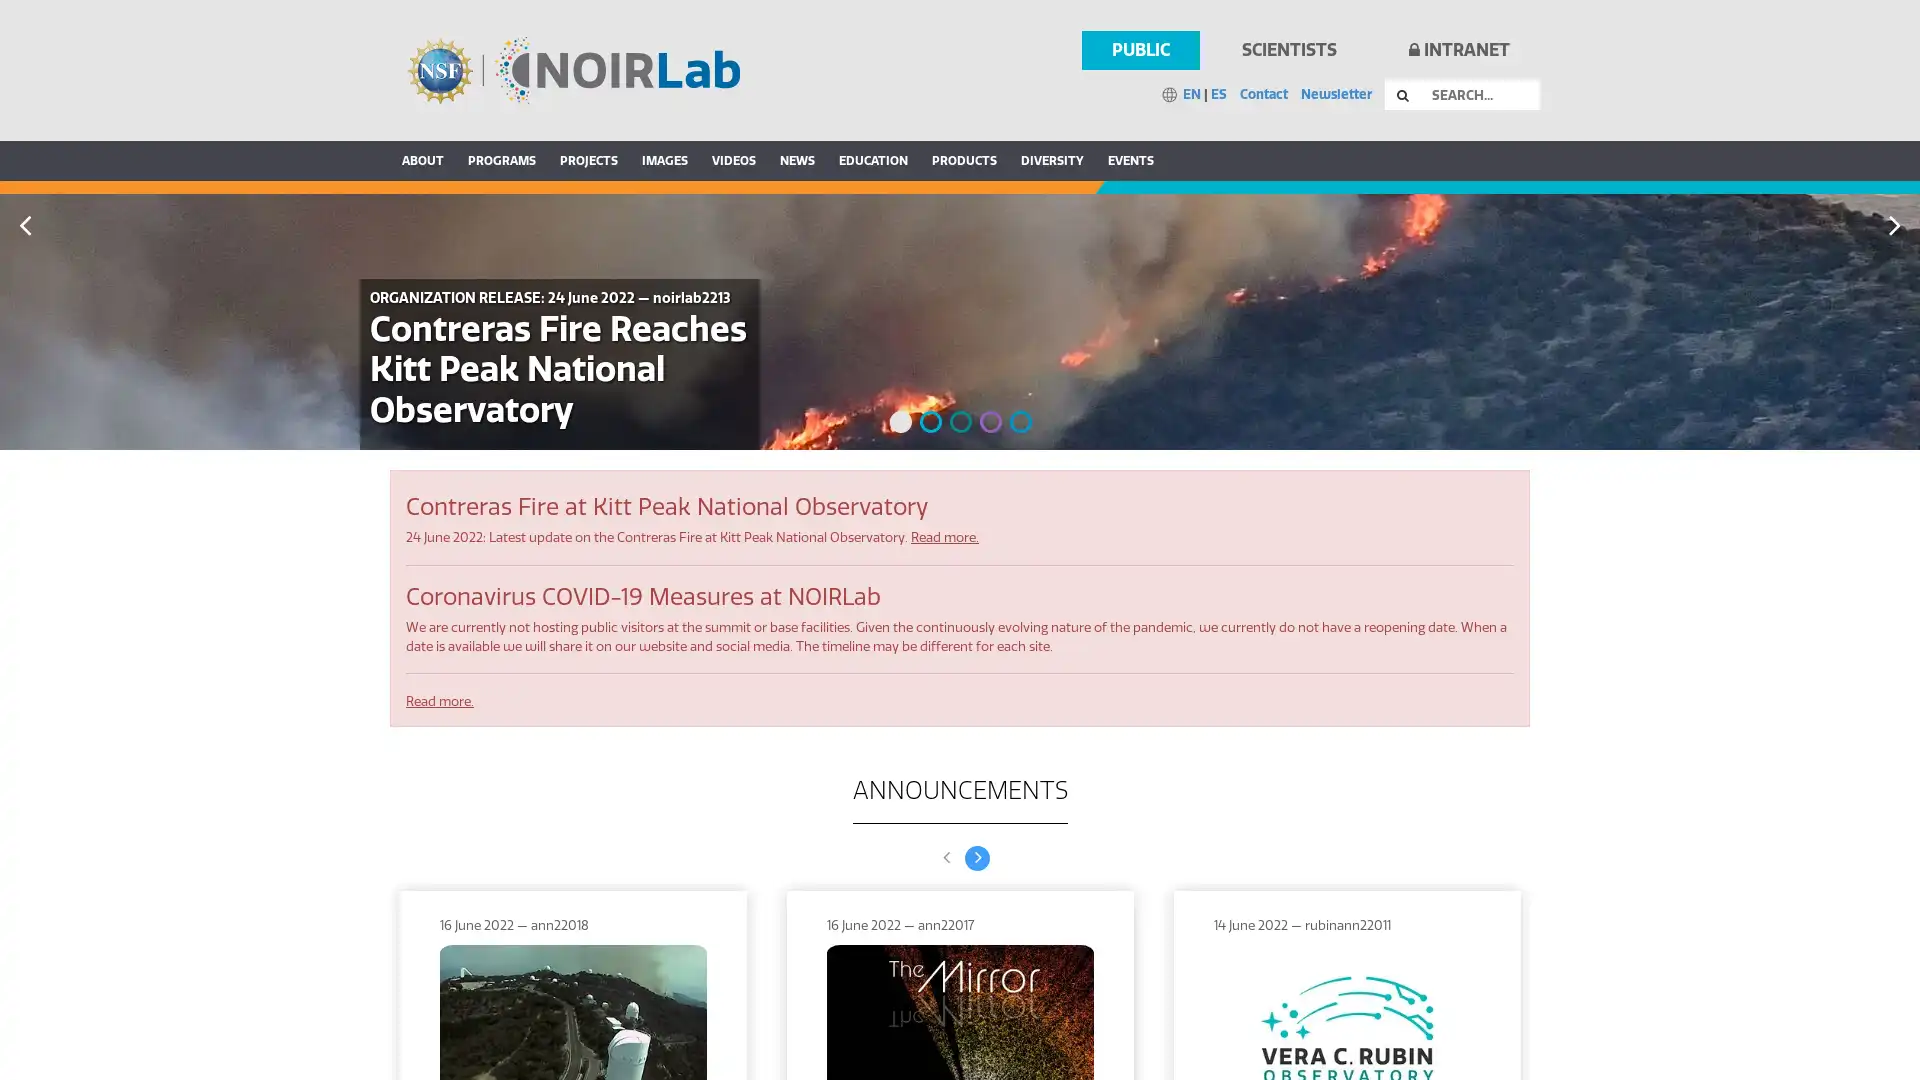  I want to click on 2, so click(930, 615).